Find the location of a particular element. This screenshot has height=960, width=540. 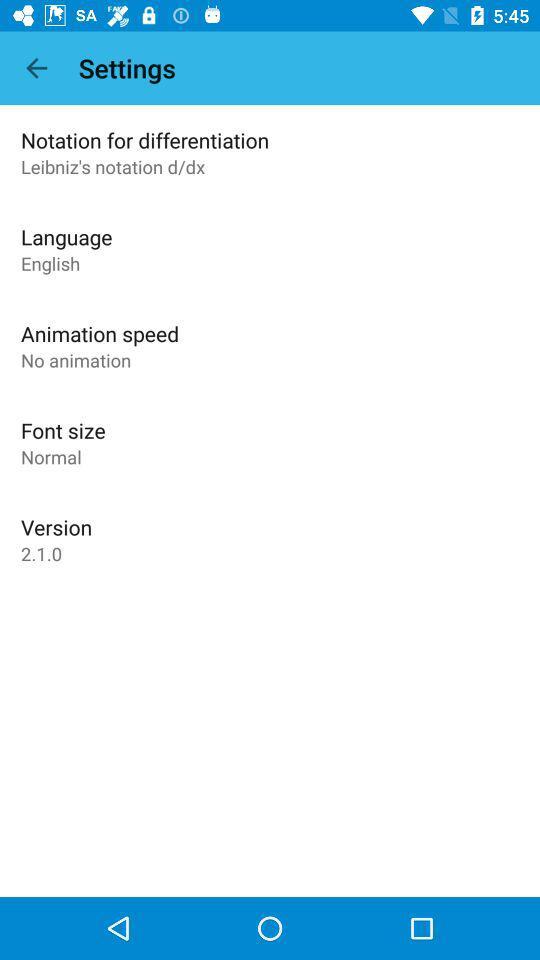

icon next to the settings is located at coordinates (36, 68).